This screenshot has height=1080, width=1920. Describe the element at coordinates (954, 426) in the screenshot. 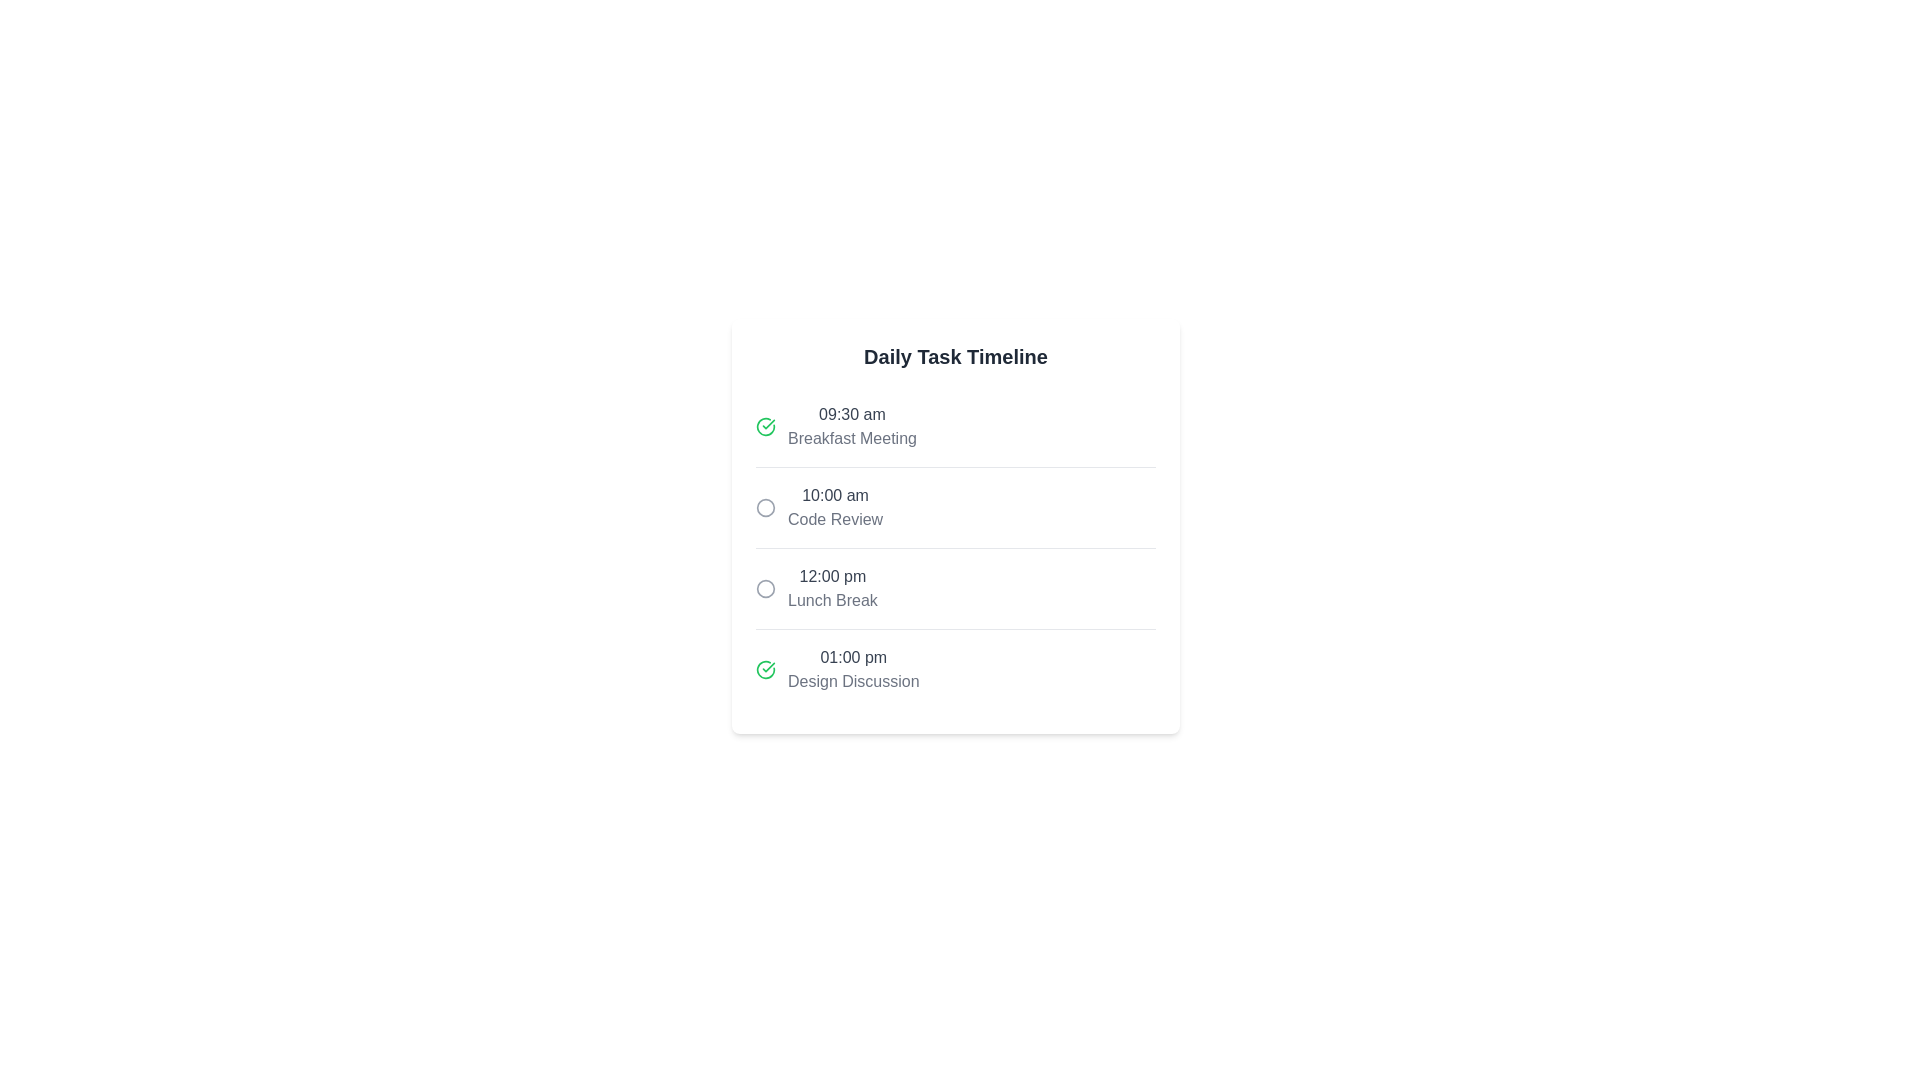

I see `the first entry in the 'Daily Task Timeline' section representing a completed 'Breakfast Meeting' event scheduled for 09:30 am` at that location.